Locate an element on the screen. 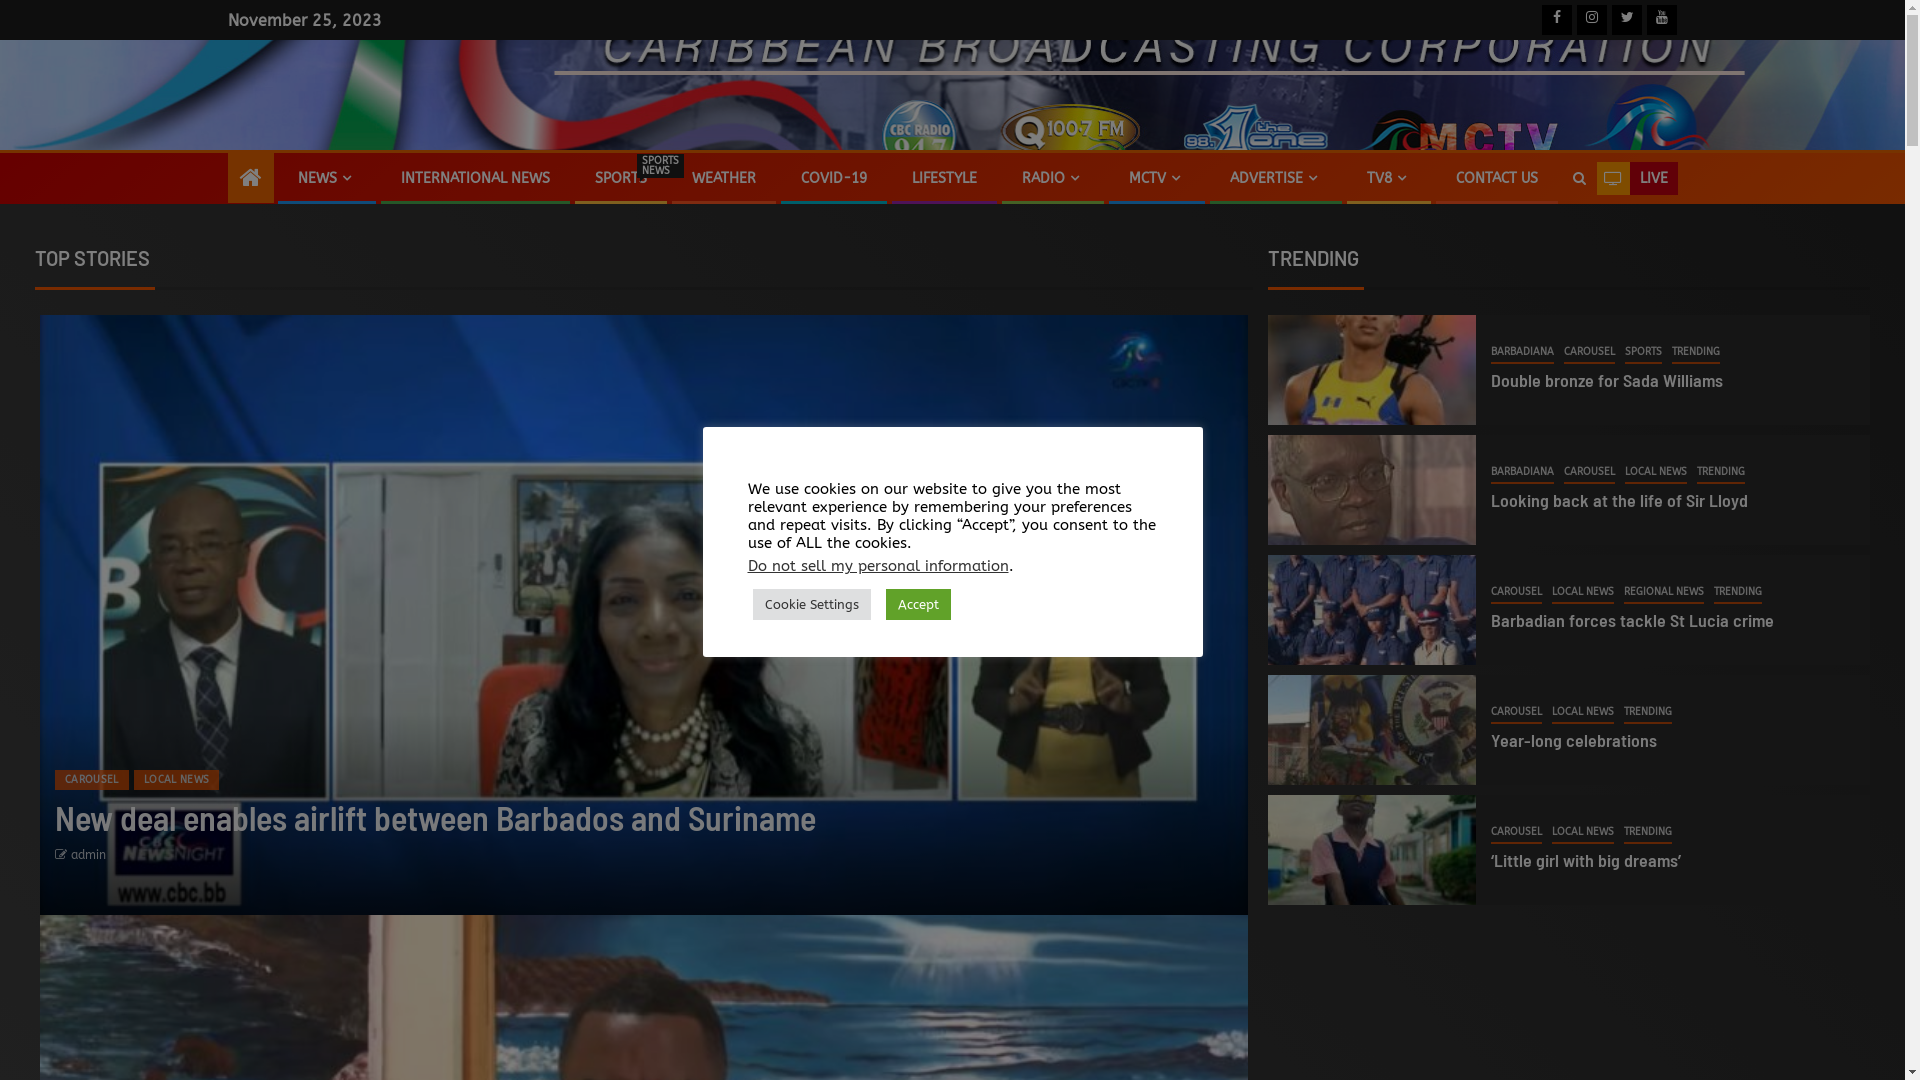 This screenshot has height=1080, width=1920. 'LOCAL NEWS' is located at coordinates (177, 778).